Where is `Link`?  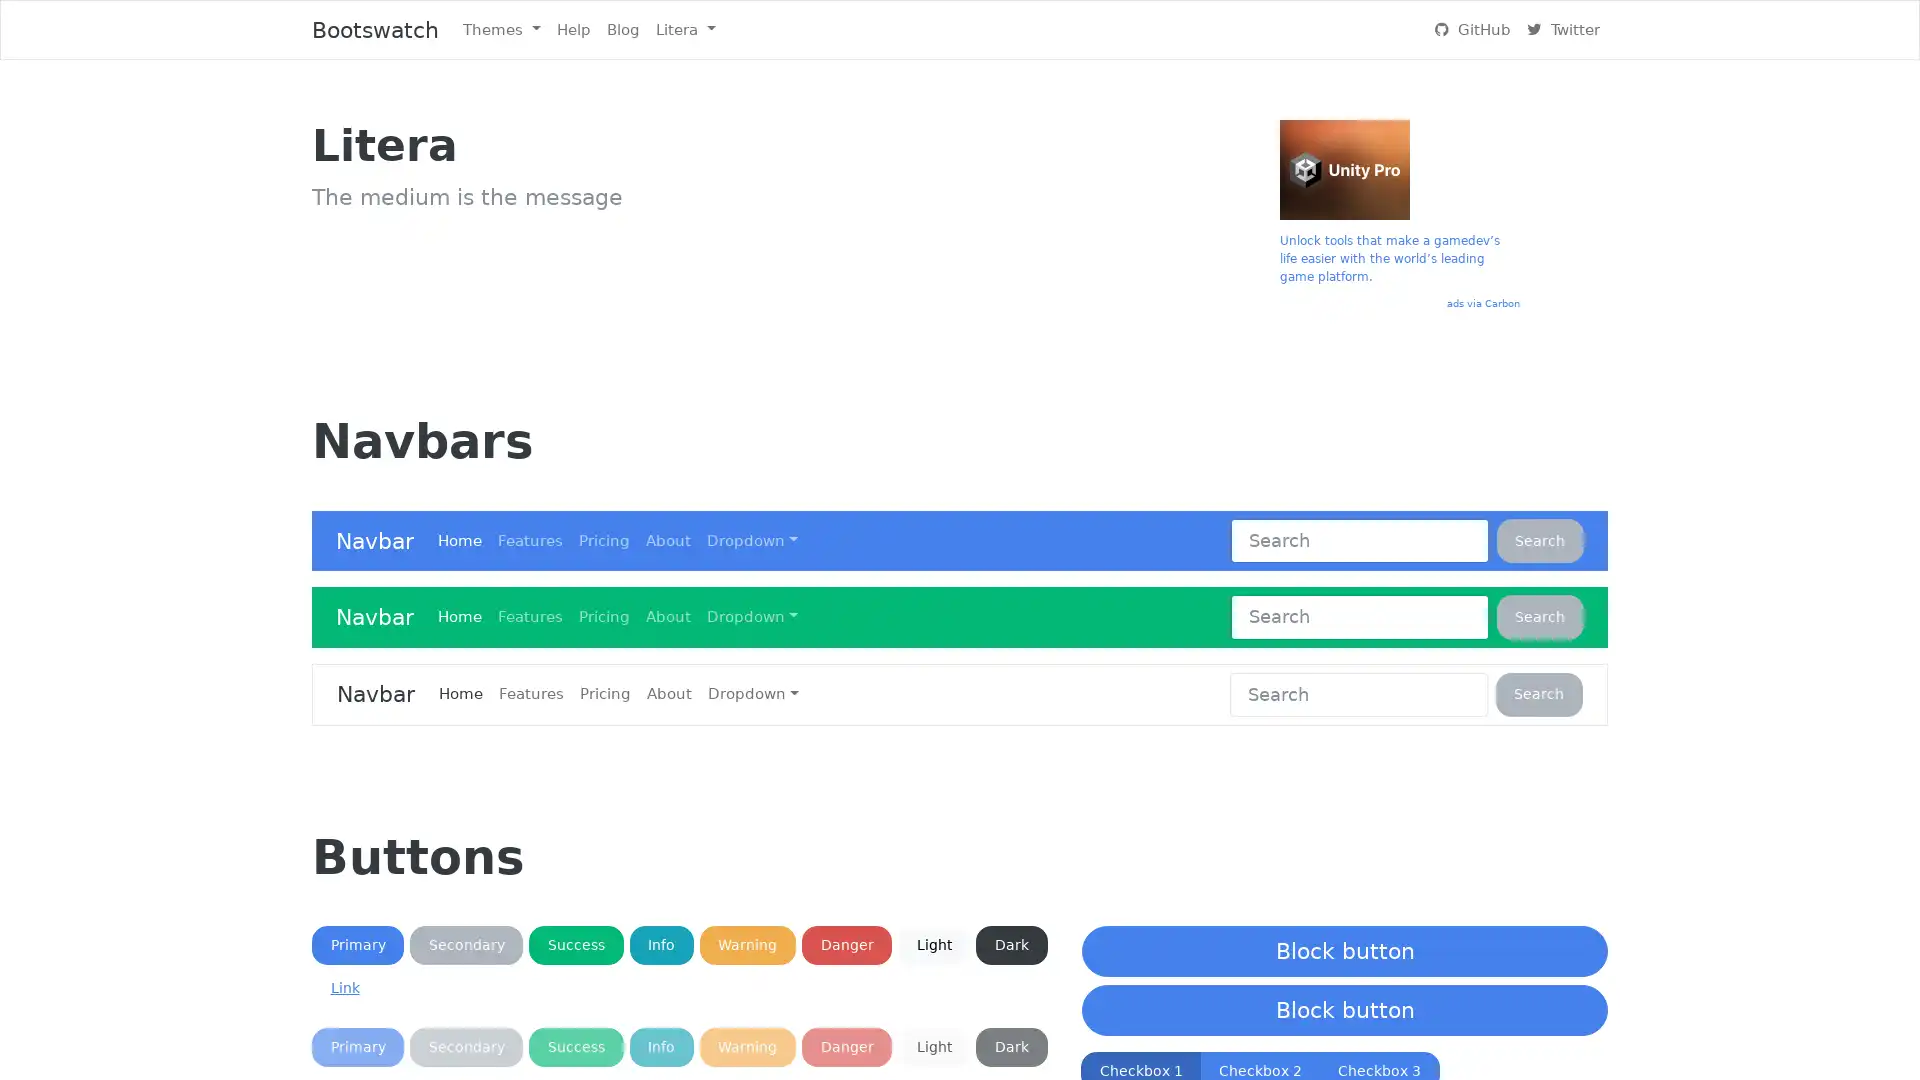 Link is located at coordinates (345, 987).